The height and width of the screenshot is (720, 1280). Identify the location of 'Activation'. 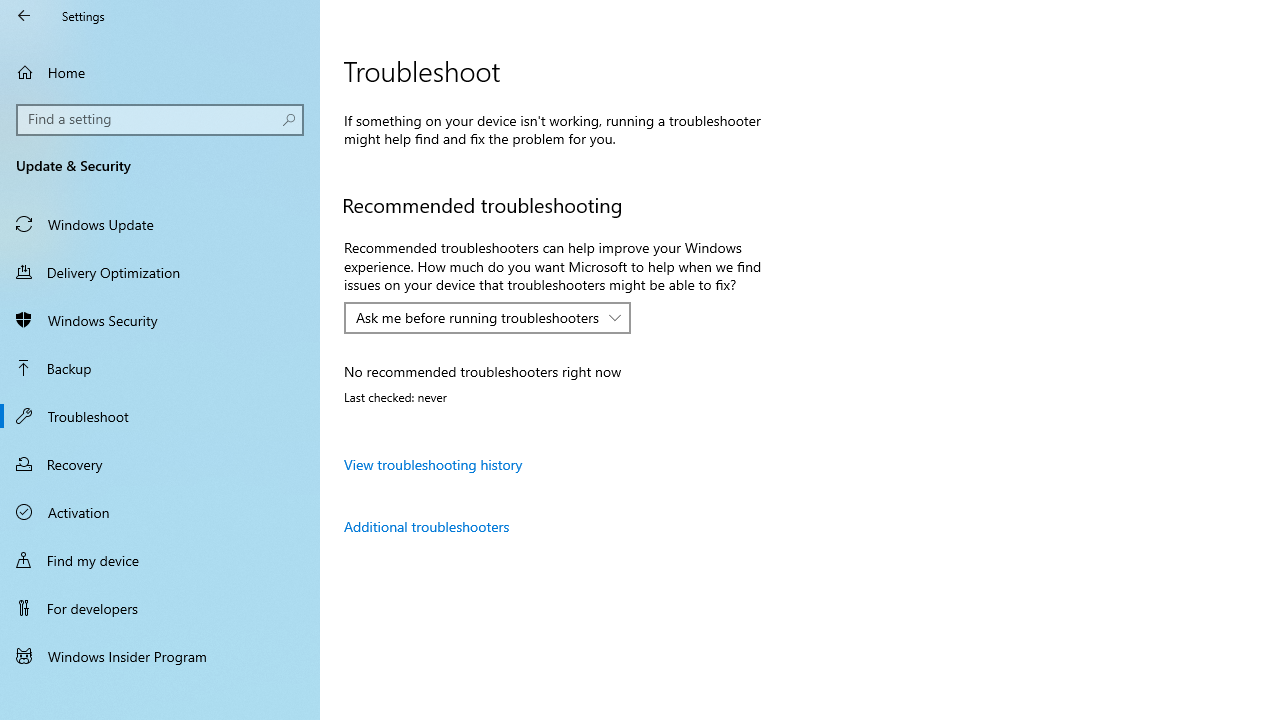
(160, 510).